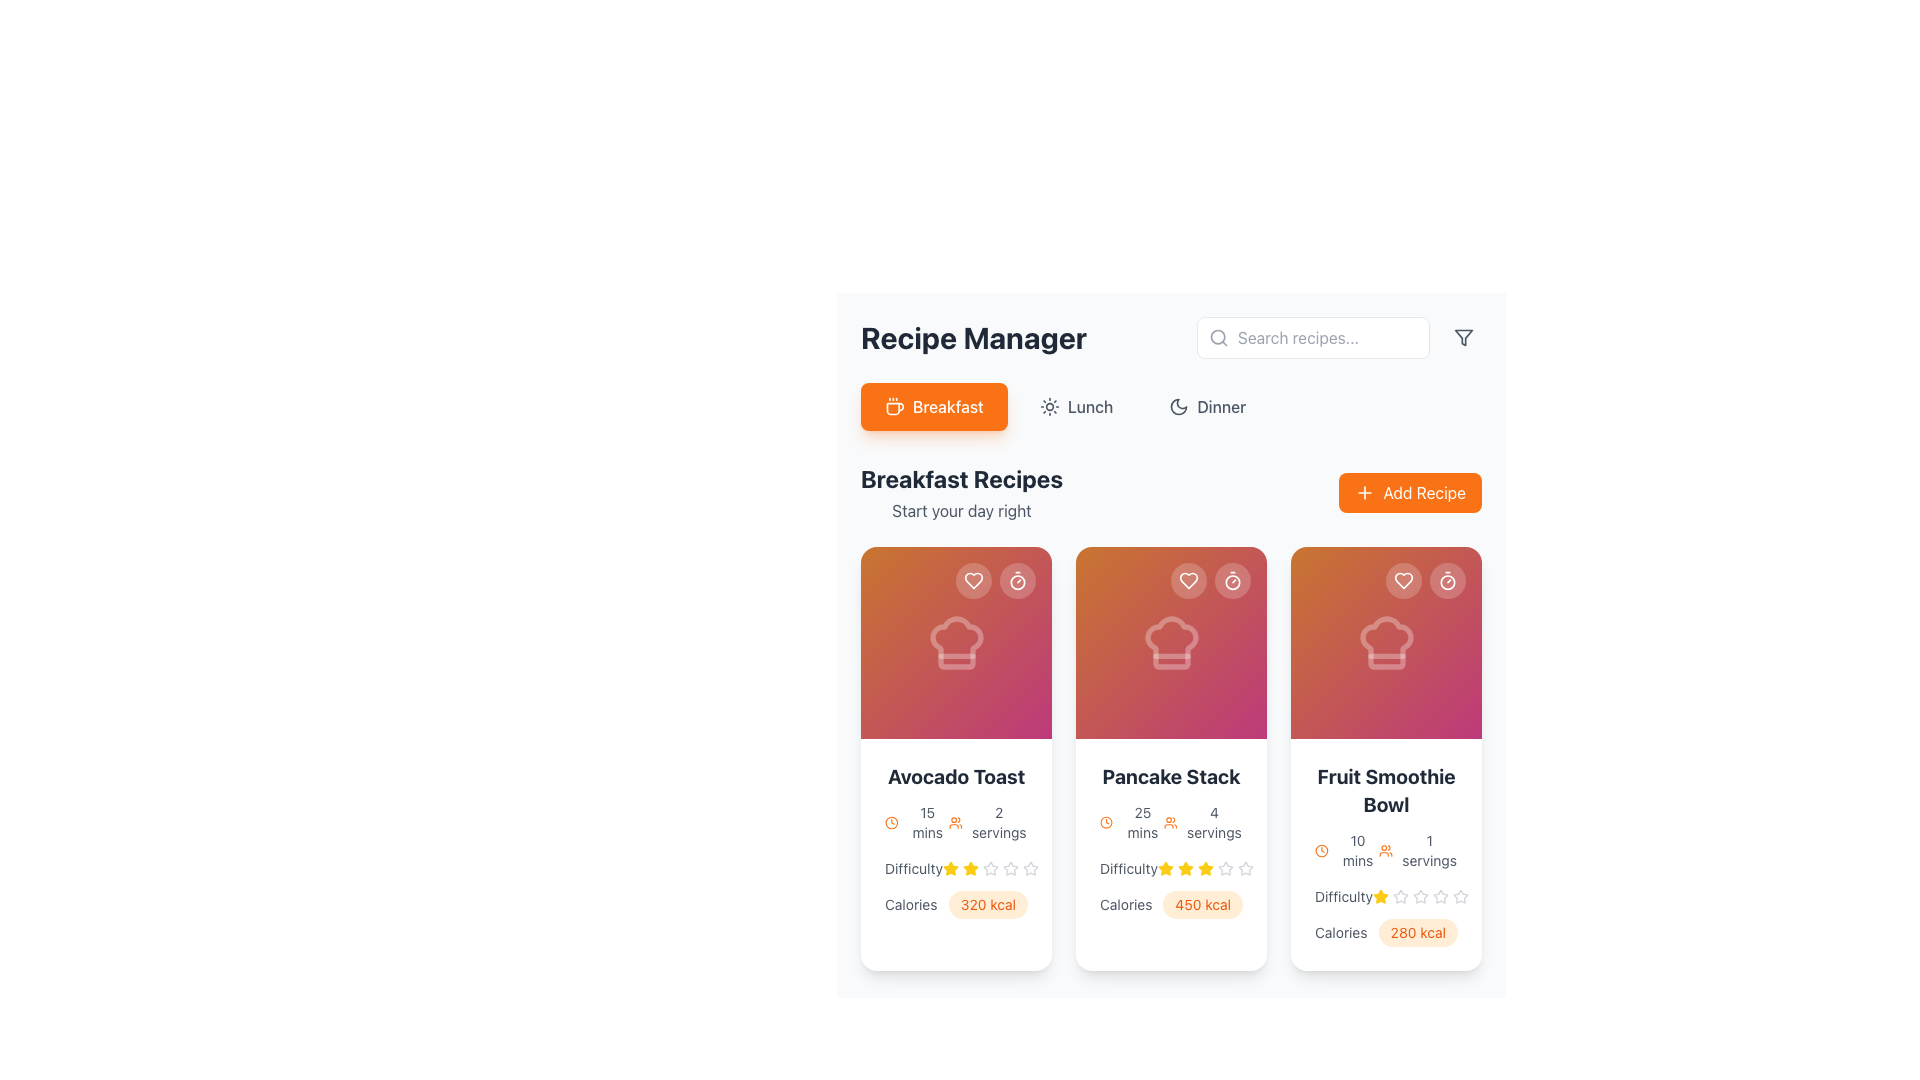 This screenshot has height=1080, width=1920. I want to click on the informational label indicating the caloric value of the 'Pancake Stack' recipe, so click(1171, 905).